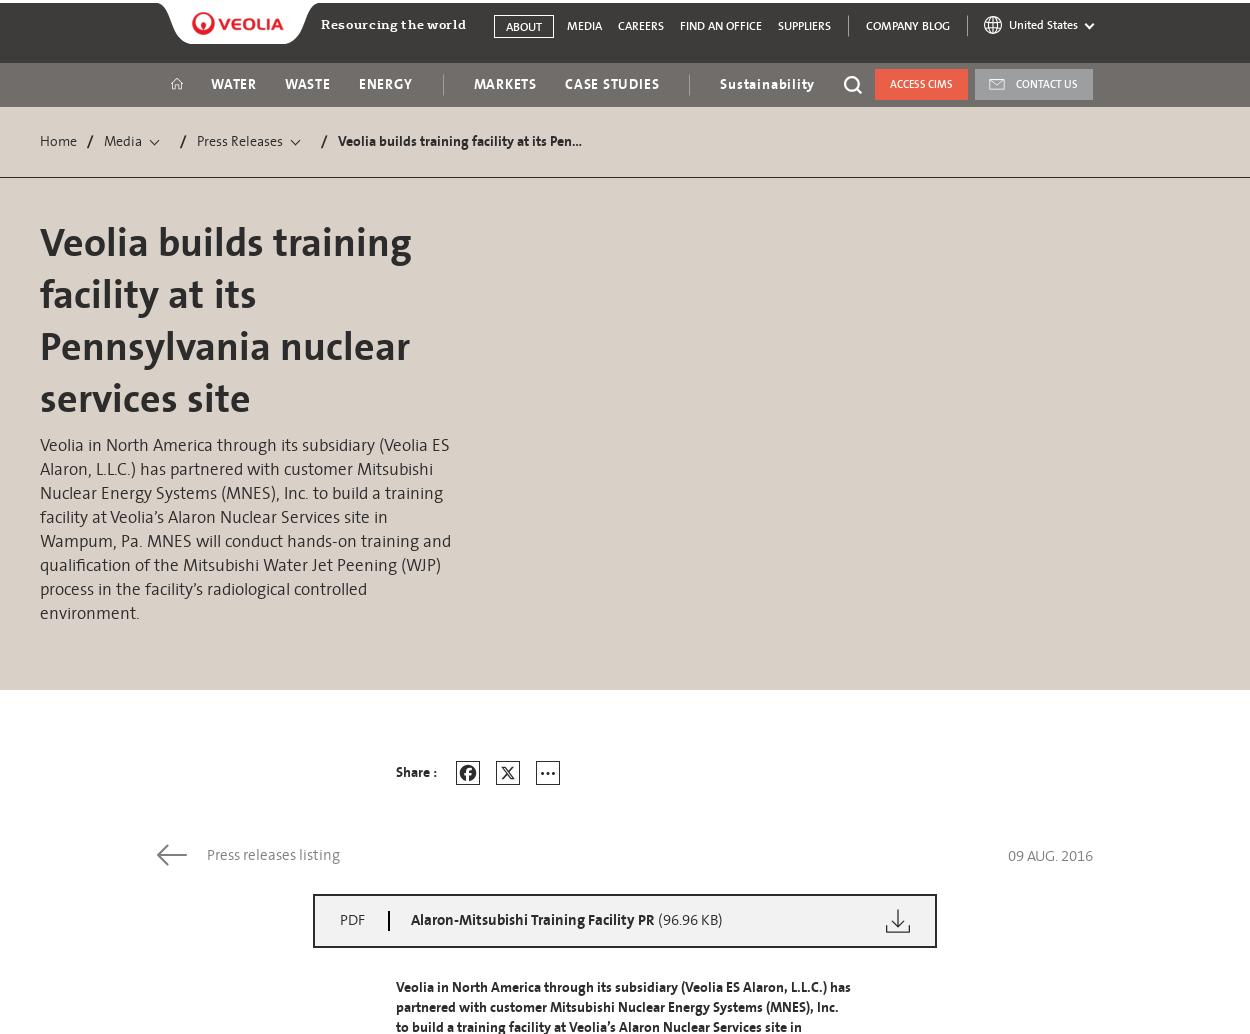  I want to click on 'Share', so click(570, 839).